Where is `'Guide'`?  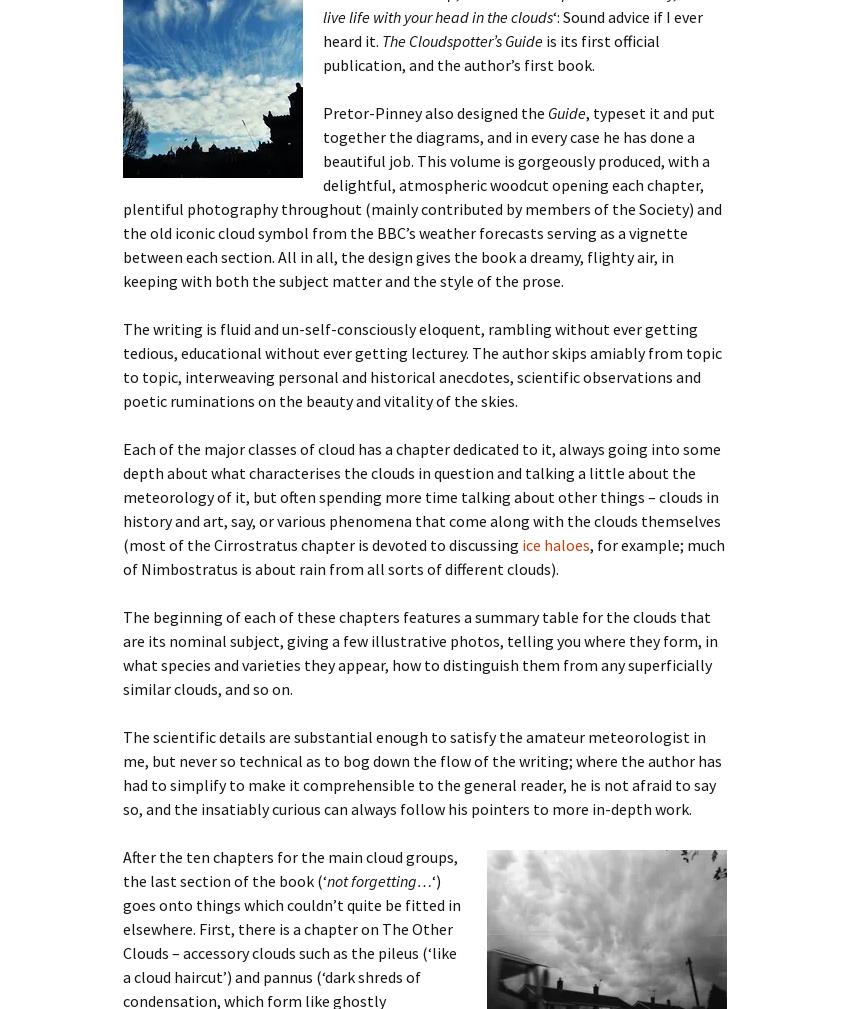 'Guide' is located at coordinates (546, 112).